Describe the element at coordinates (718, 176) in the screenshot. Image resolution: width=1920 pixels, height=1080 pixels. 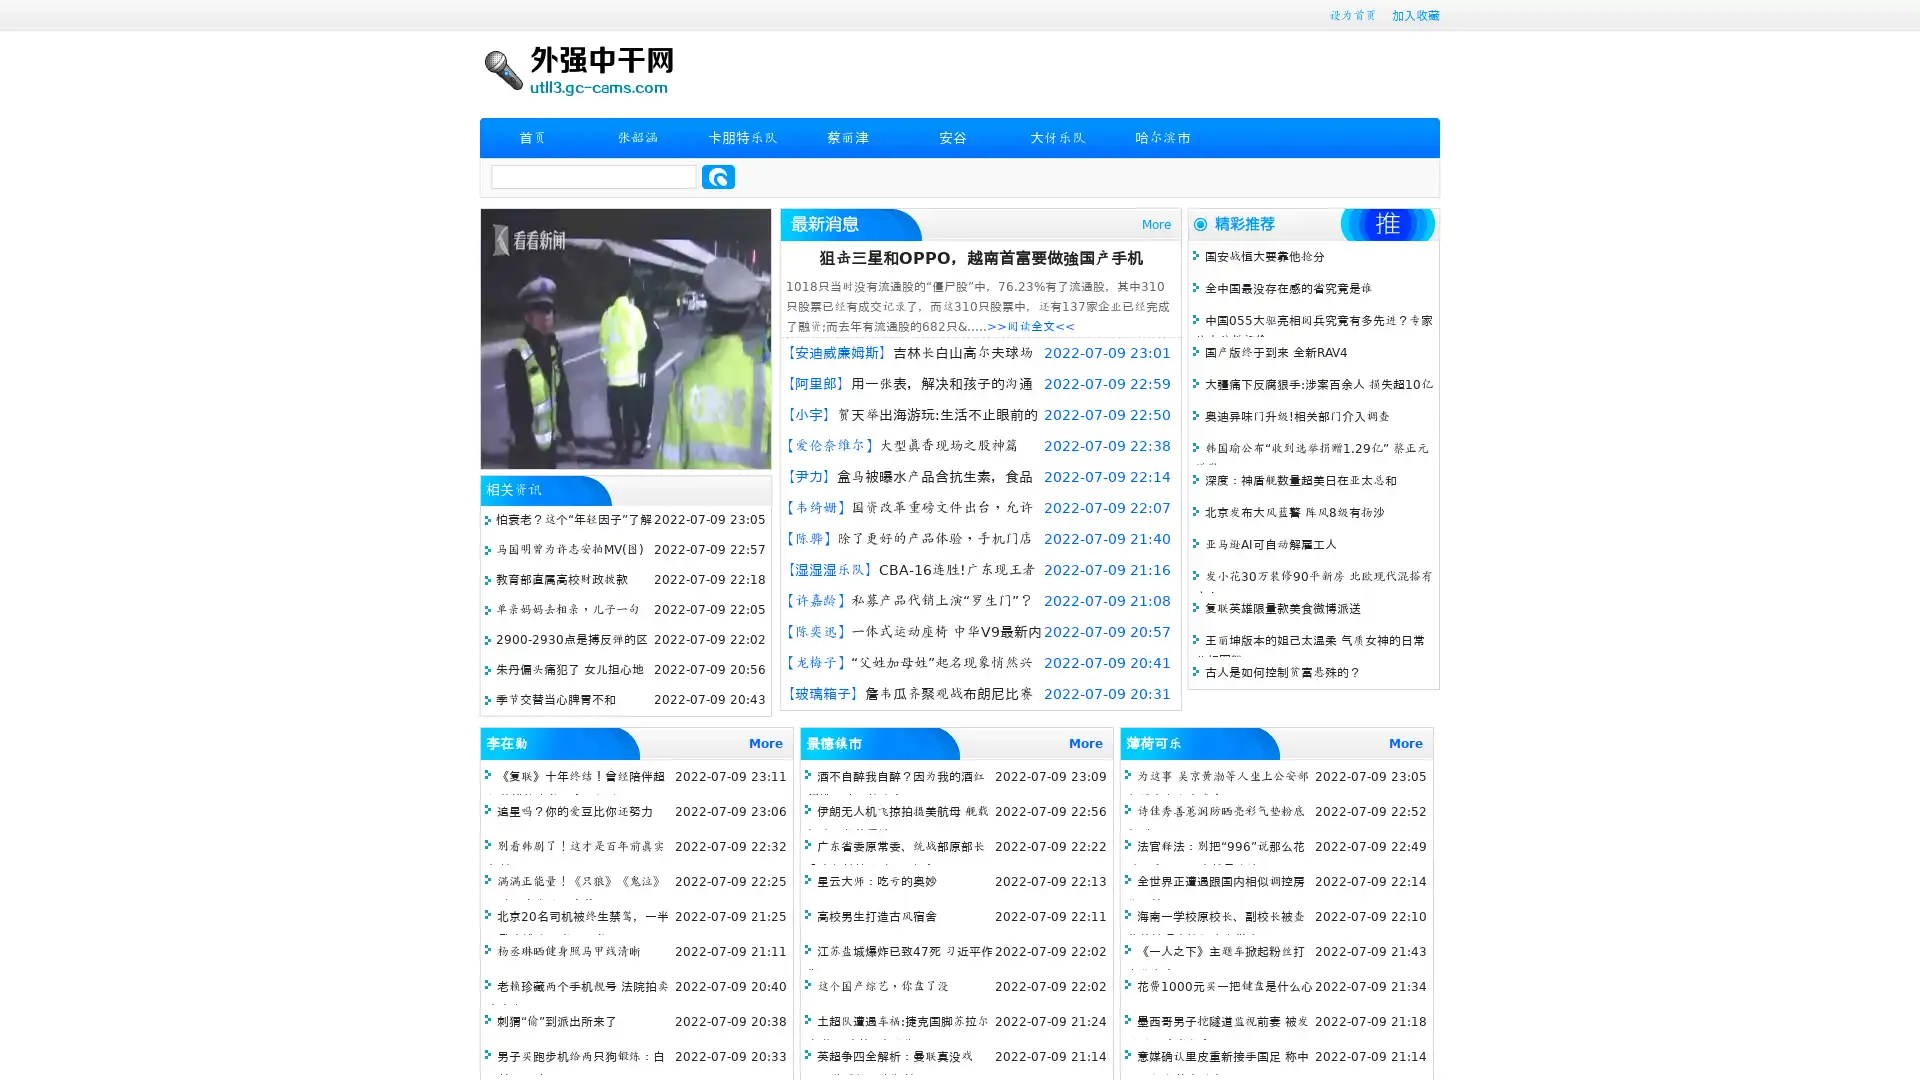
I see `Search` at that location.